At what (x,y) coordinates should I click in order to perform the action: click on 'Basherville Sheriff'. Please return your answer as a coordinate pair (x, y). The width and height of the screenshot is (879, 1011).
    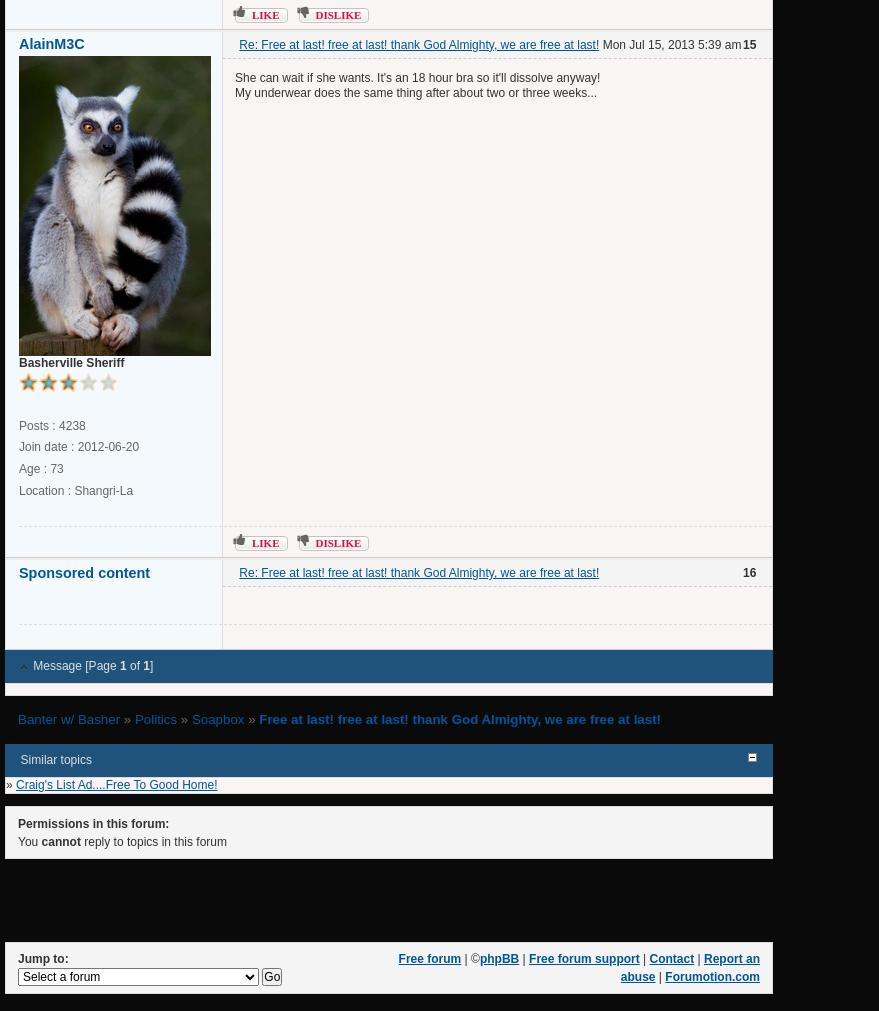
    Looking at the image, I should click on (17, 362).